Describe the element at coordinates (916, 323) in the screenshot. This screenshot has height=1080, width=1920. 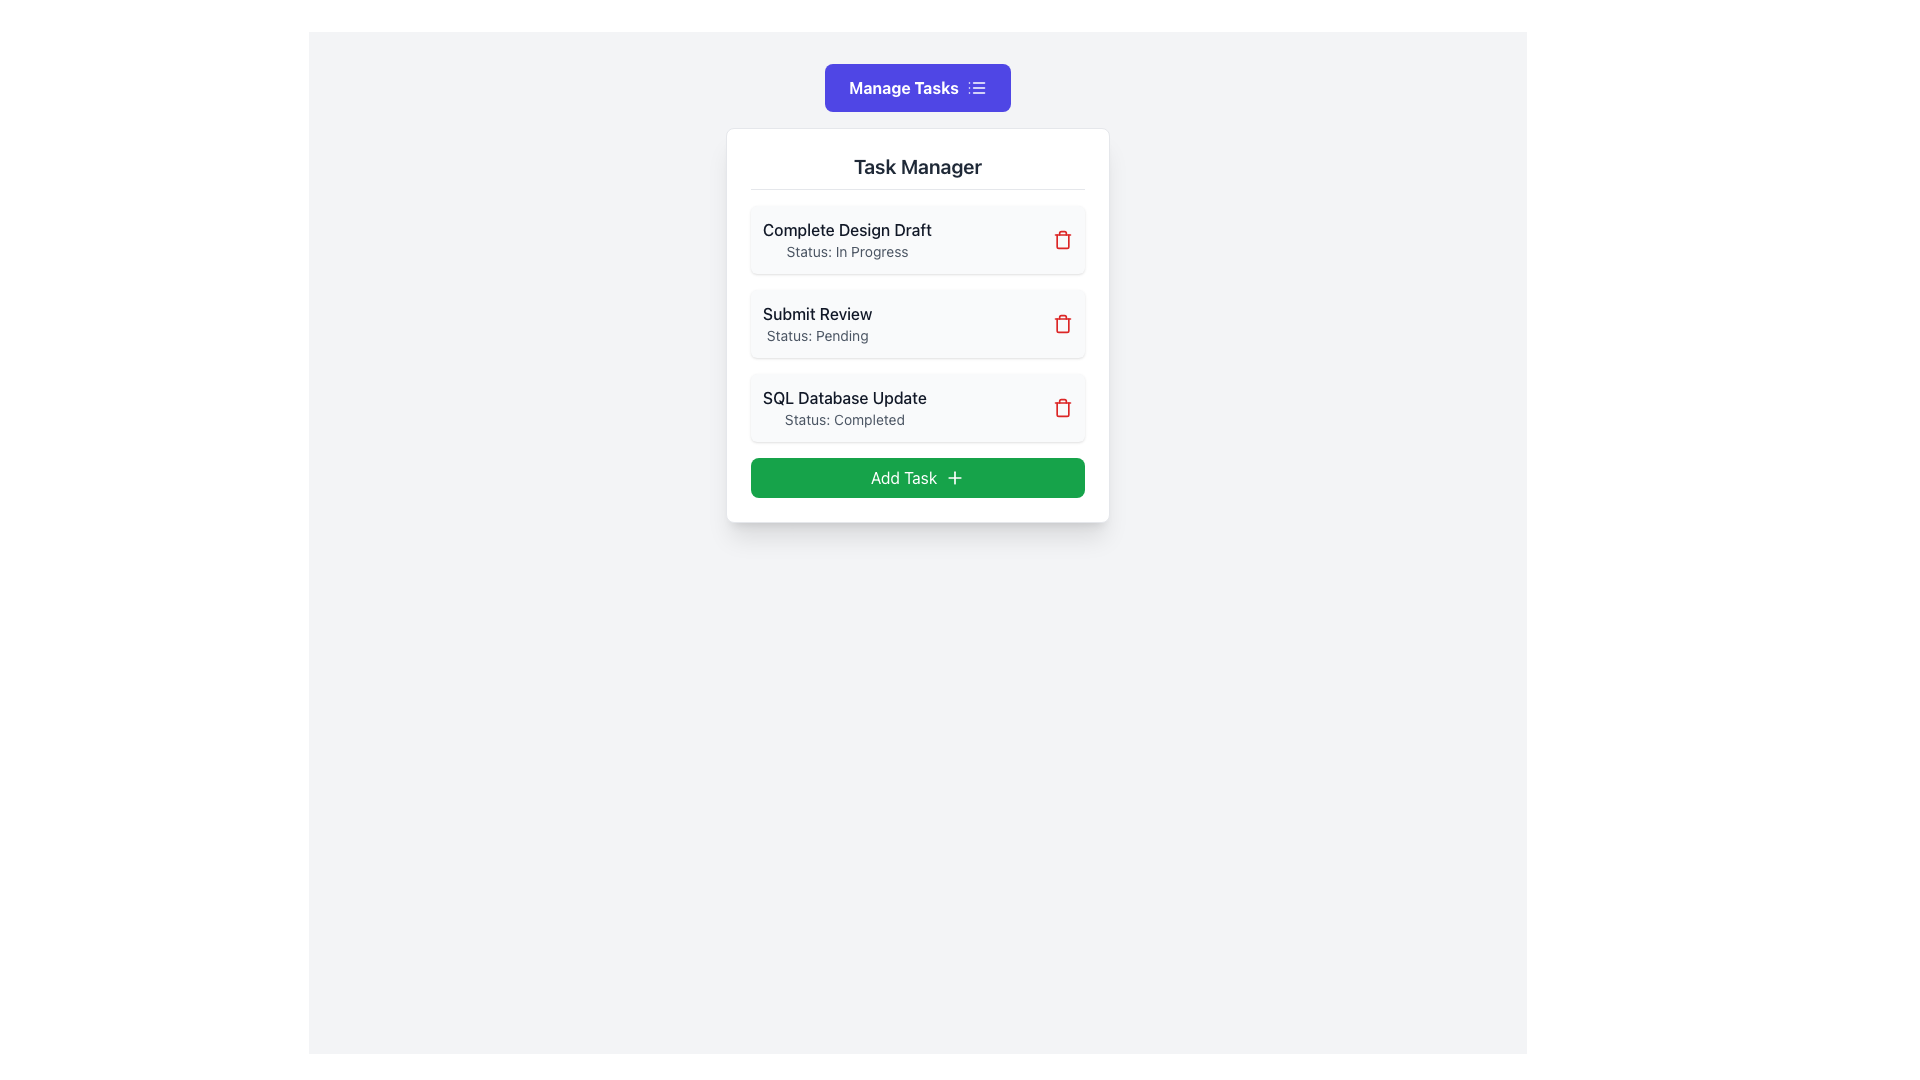
I see `the interactive parts of the Task Card displaying the title and status of the task 'Submit Review', which is the second item in a vertical list of tasks` at that location.